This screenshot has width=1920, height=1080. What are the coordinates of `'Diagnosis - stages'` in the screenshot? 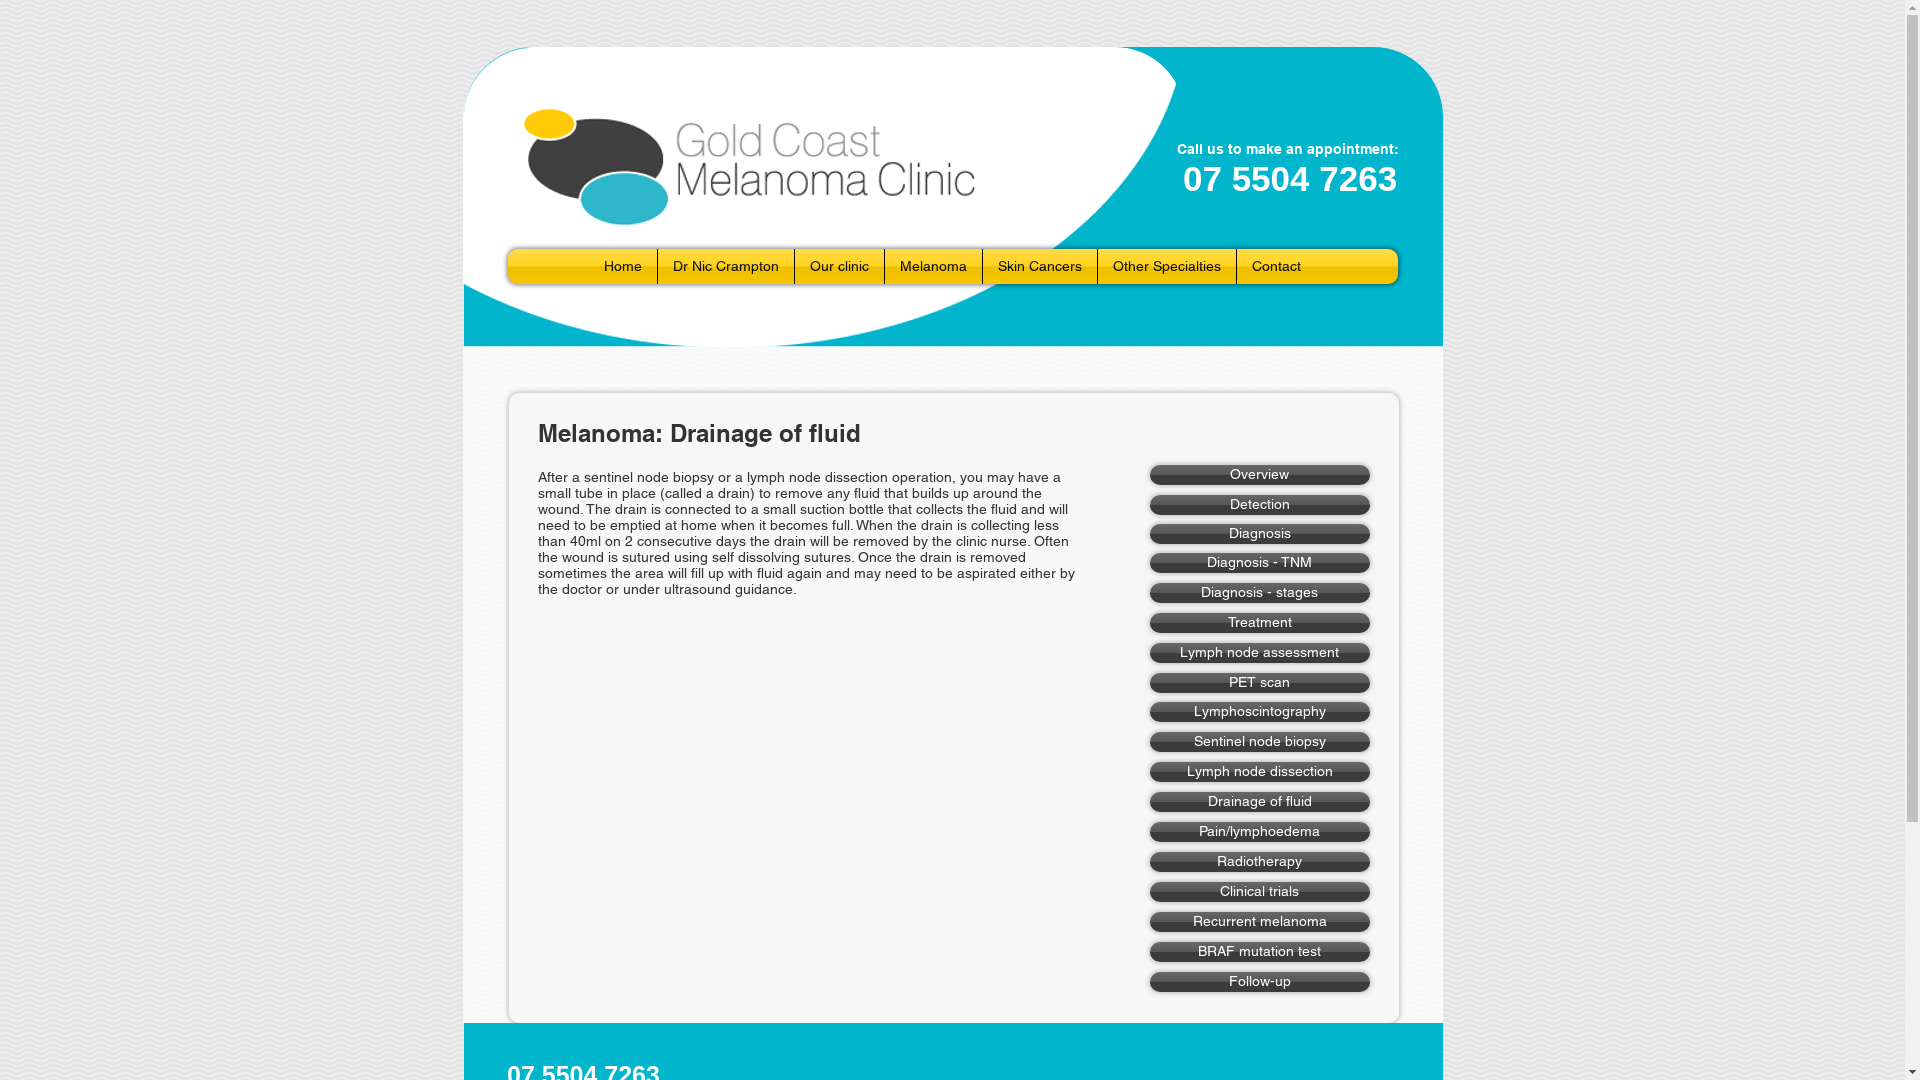 It's located at (1150, 592).